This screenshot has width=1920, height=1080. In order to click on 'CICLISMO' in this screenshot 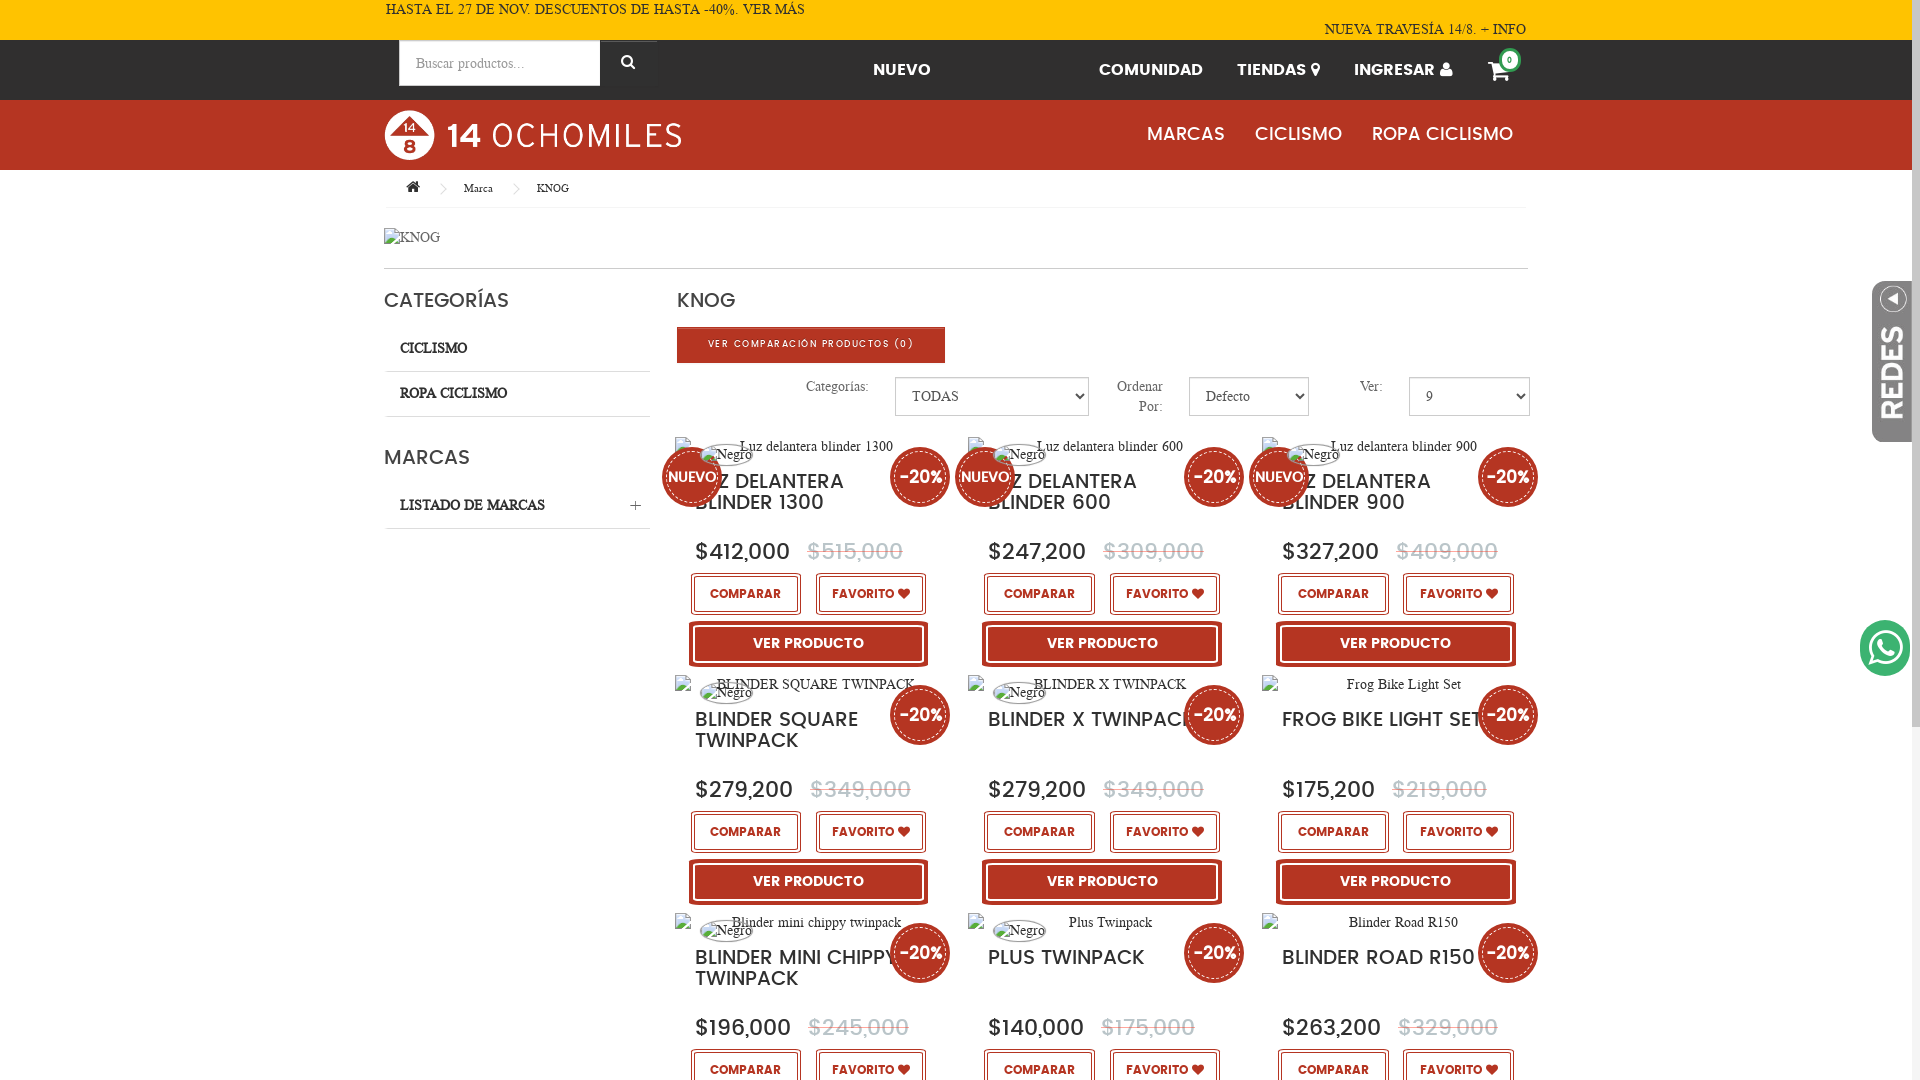, I will do `click(517, 348)`.